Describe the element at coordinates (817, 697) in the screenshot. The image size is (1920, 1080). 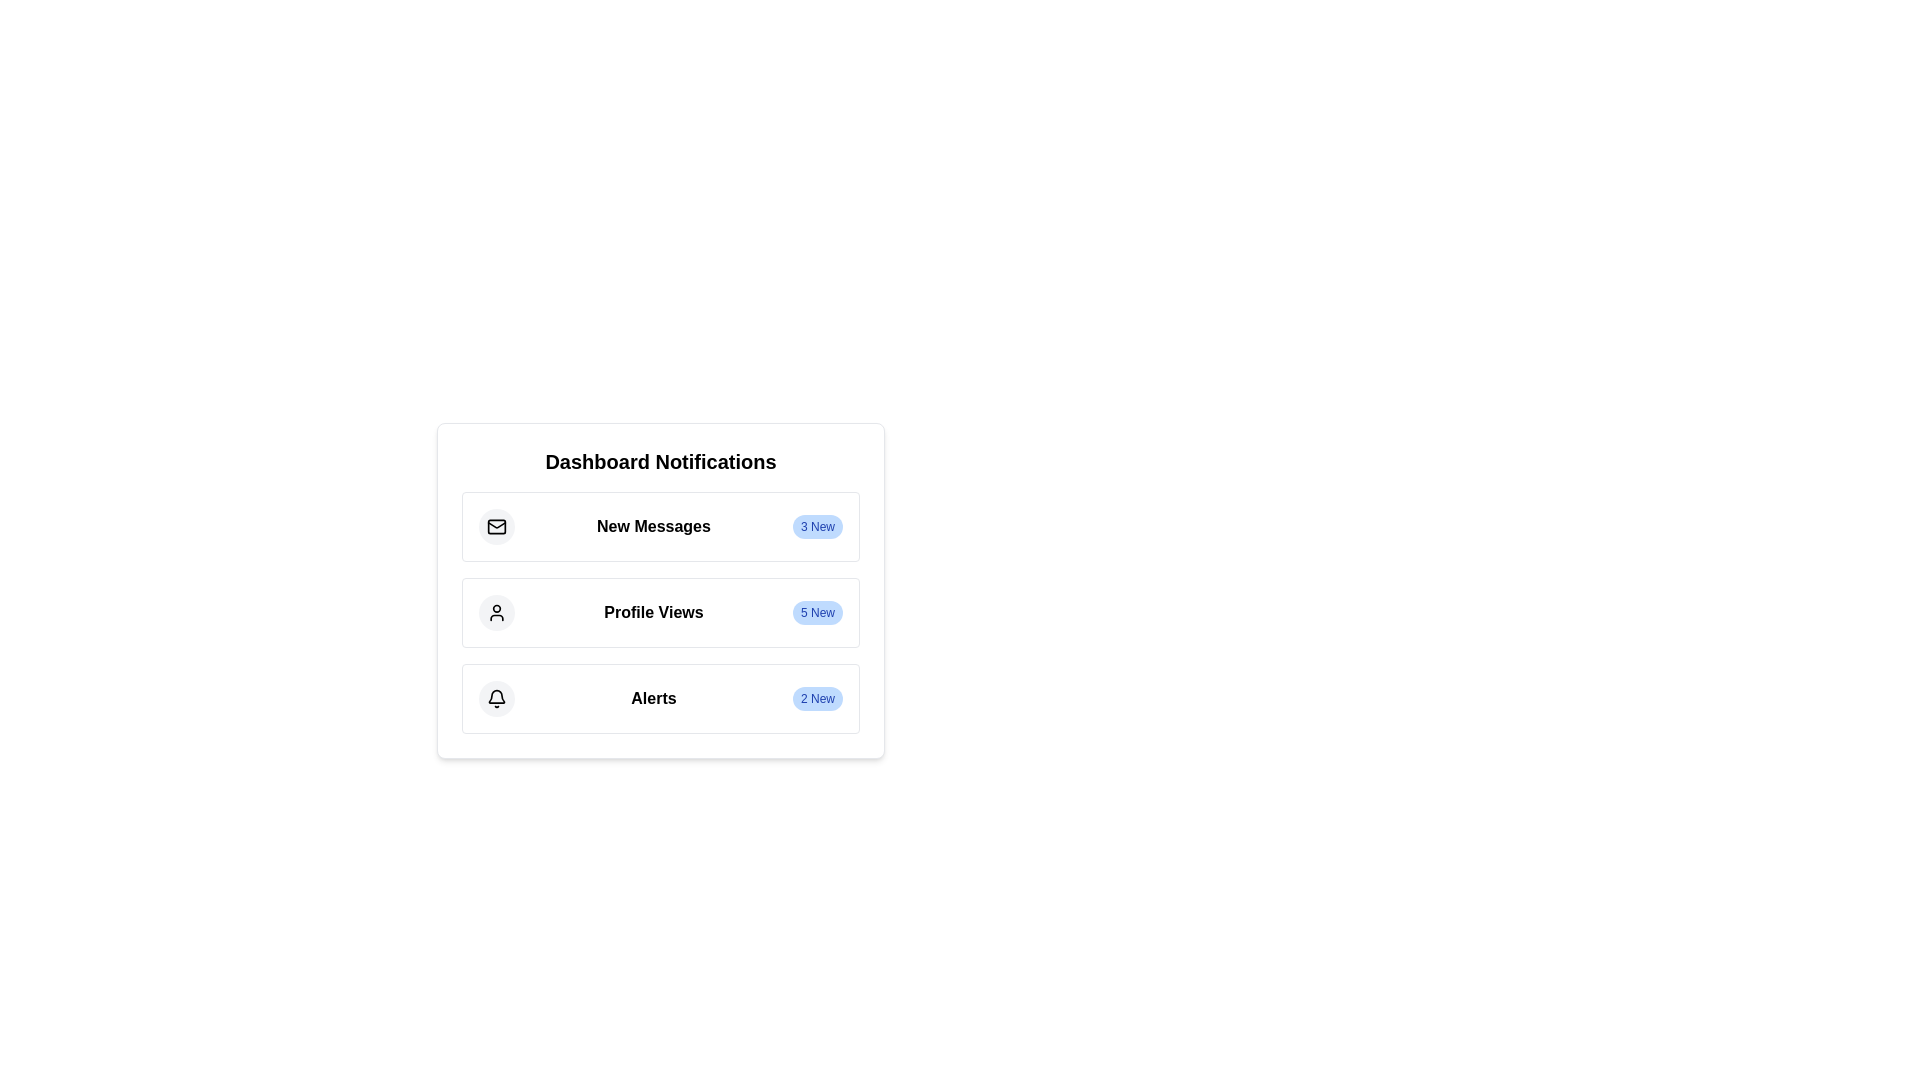
I see `the badge labeled '2 New' with a light blue background and bold blue text, located in the 'Alerts' section of notifications` at that location.